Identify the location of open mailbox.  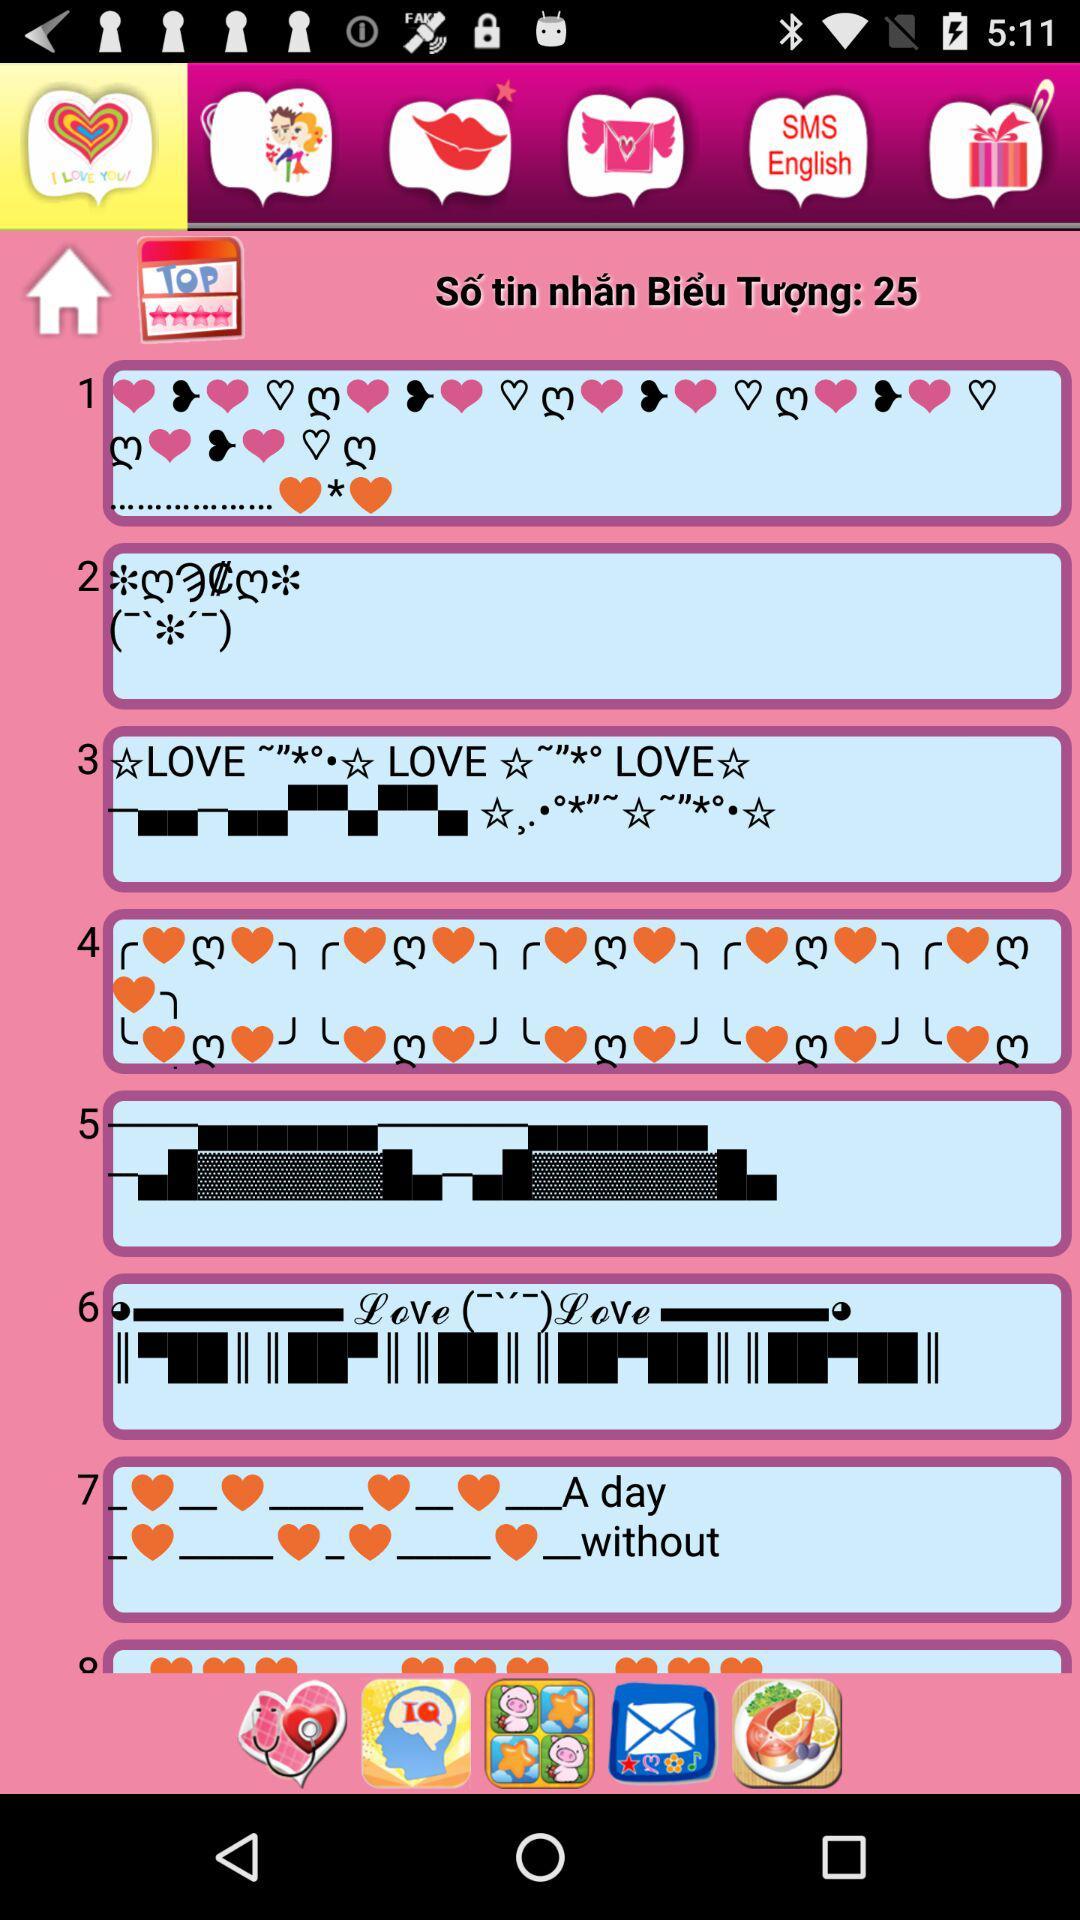
(663, 1732).